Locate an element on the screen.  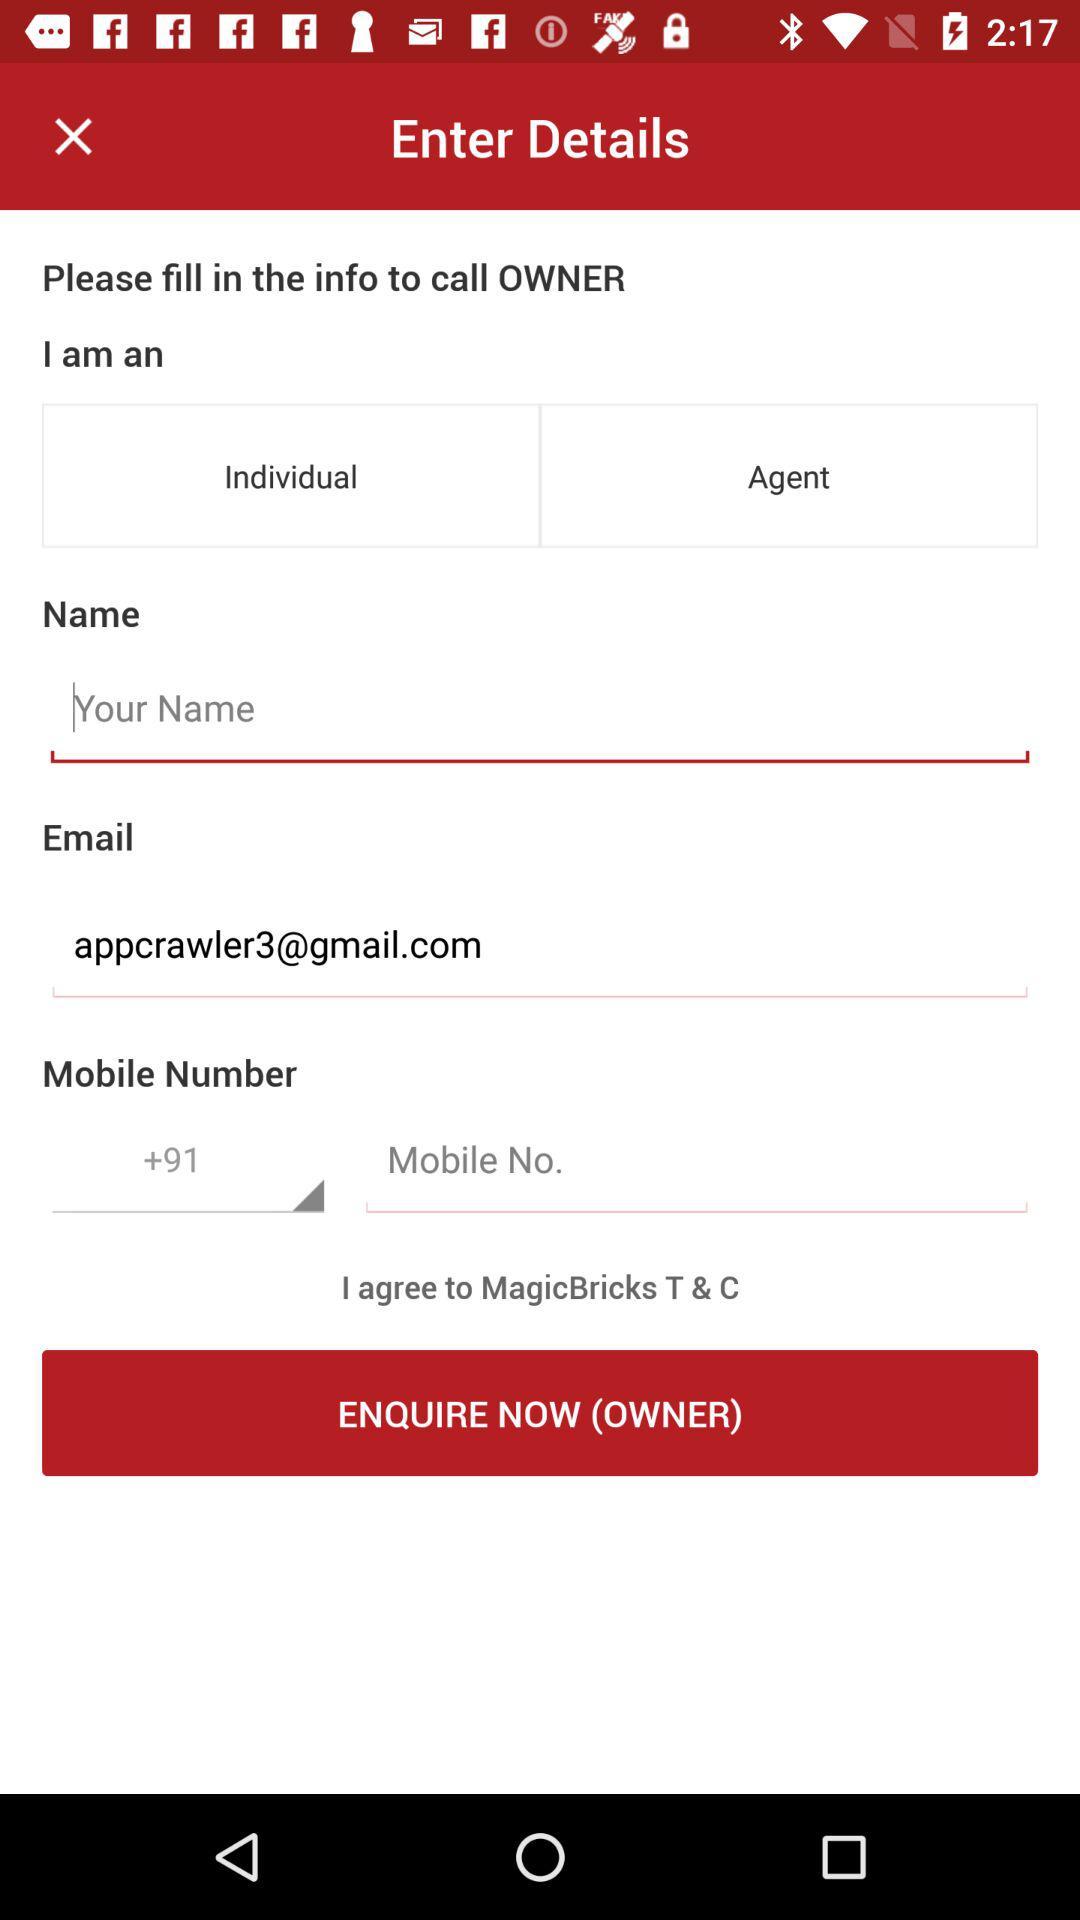
window is located at coordinates (72, 135).